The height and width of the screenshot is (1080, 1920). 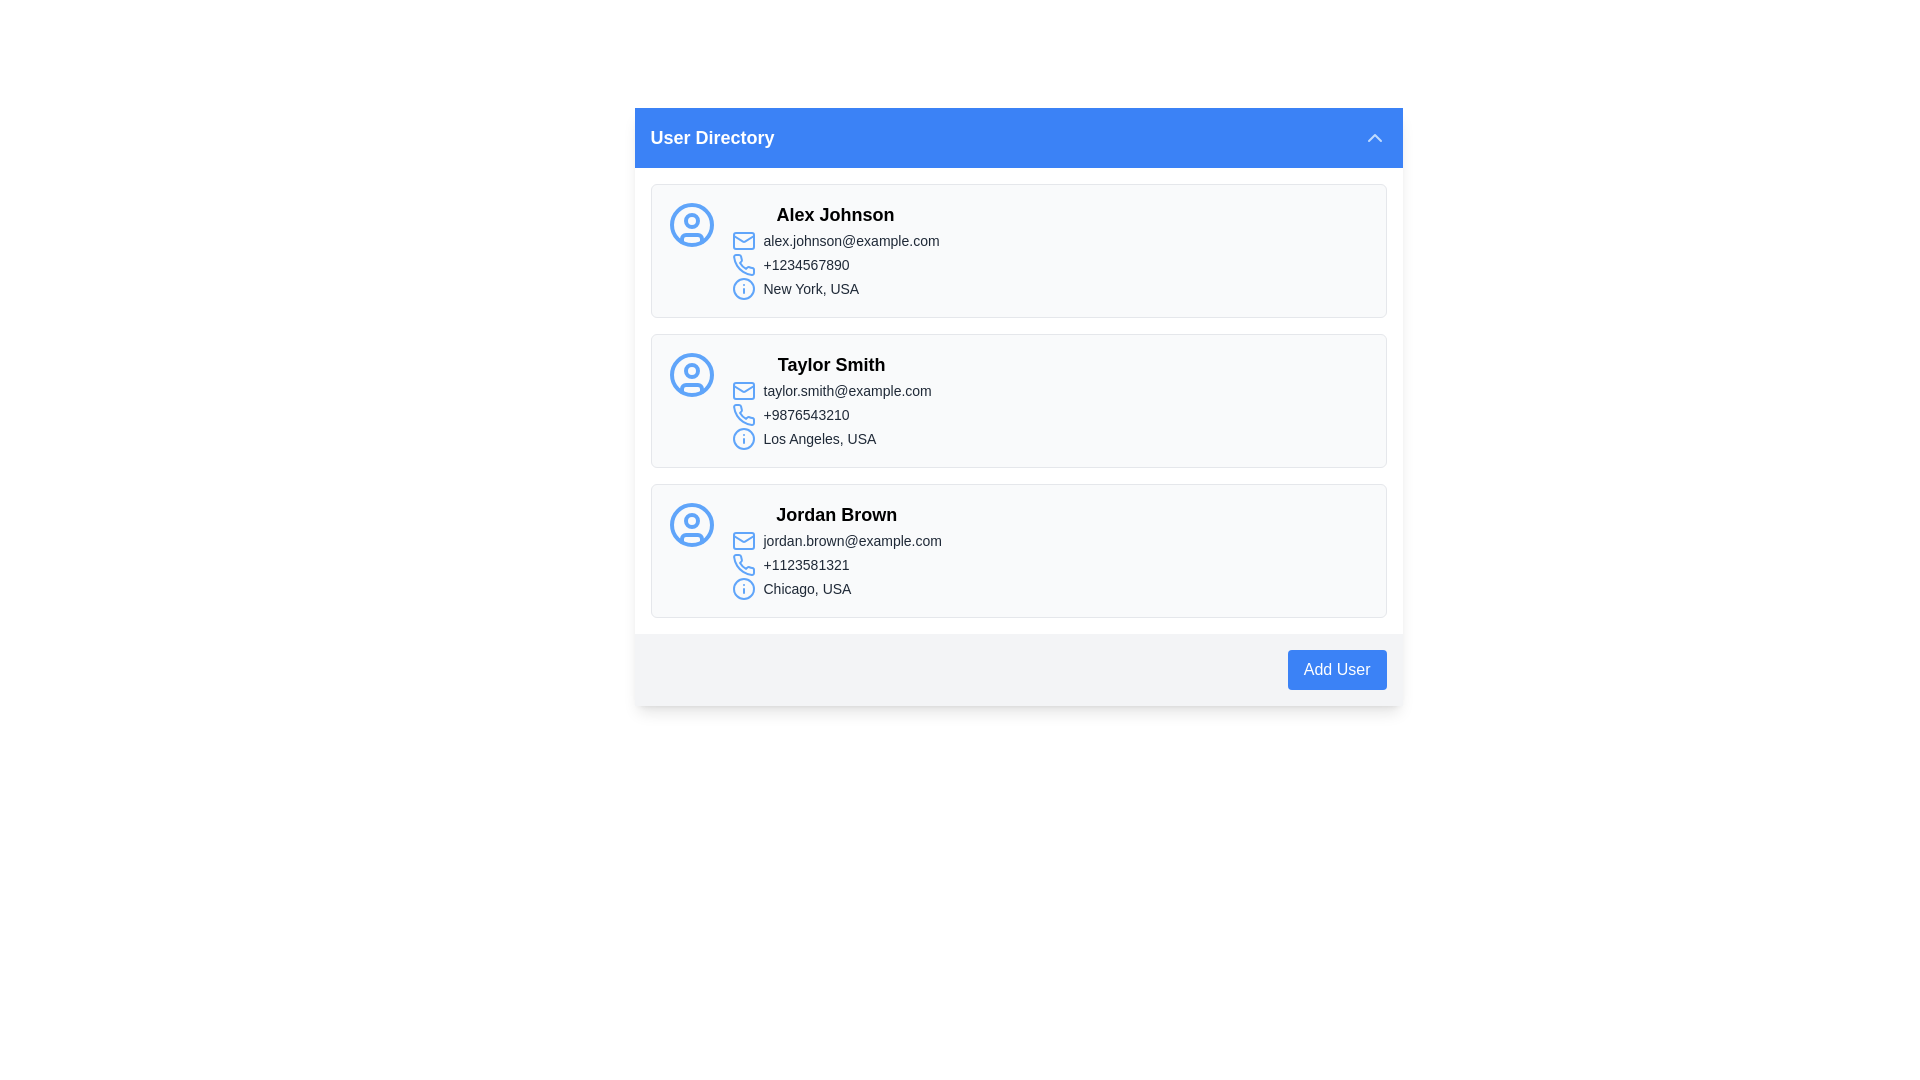 I want to click on the blue phone icon in the topmost user information card, located to the left of the phone number '+1234567890', so click(x=742, y=264).